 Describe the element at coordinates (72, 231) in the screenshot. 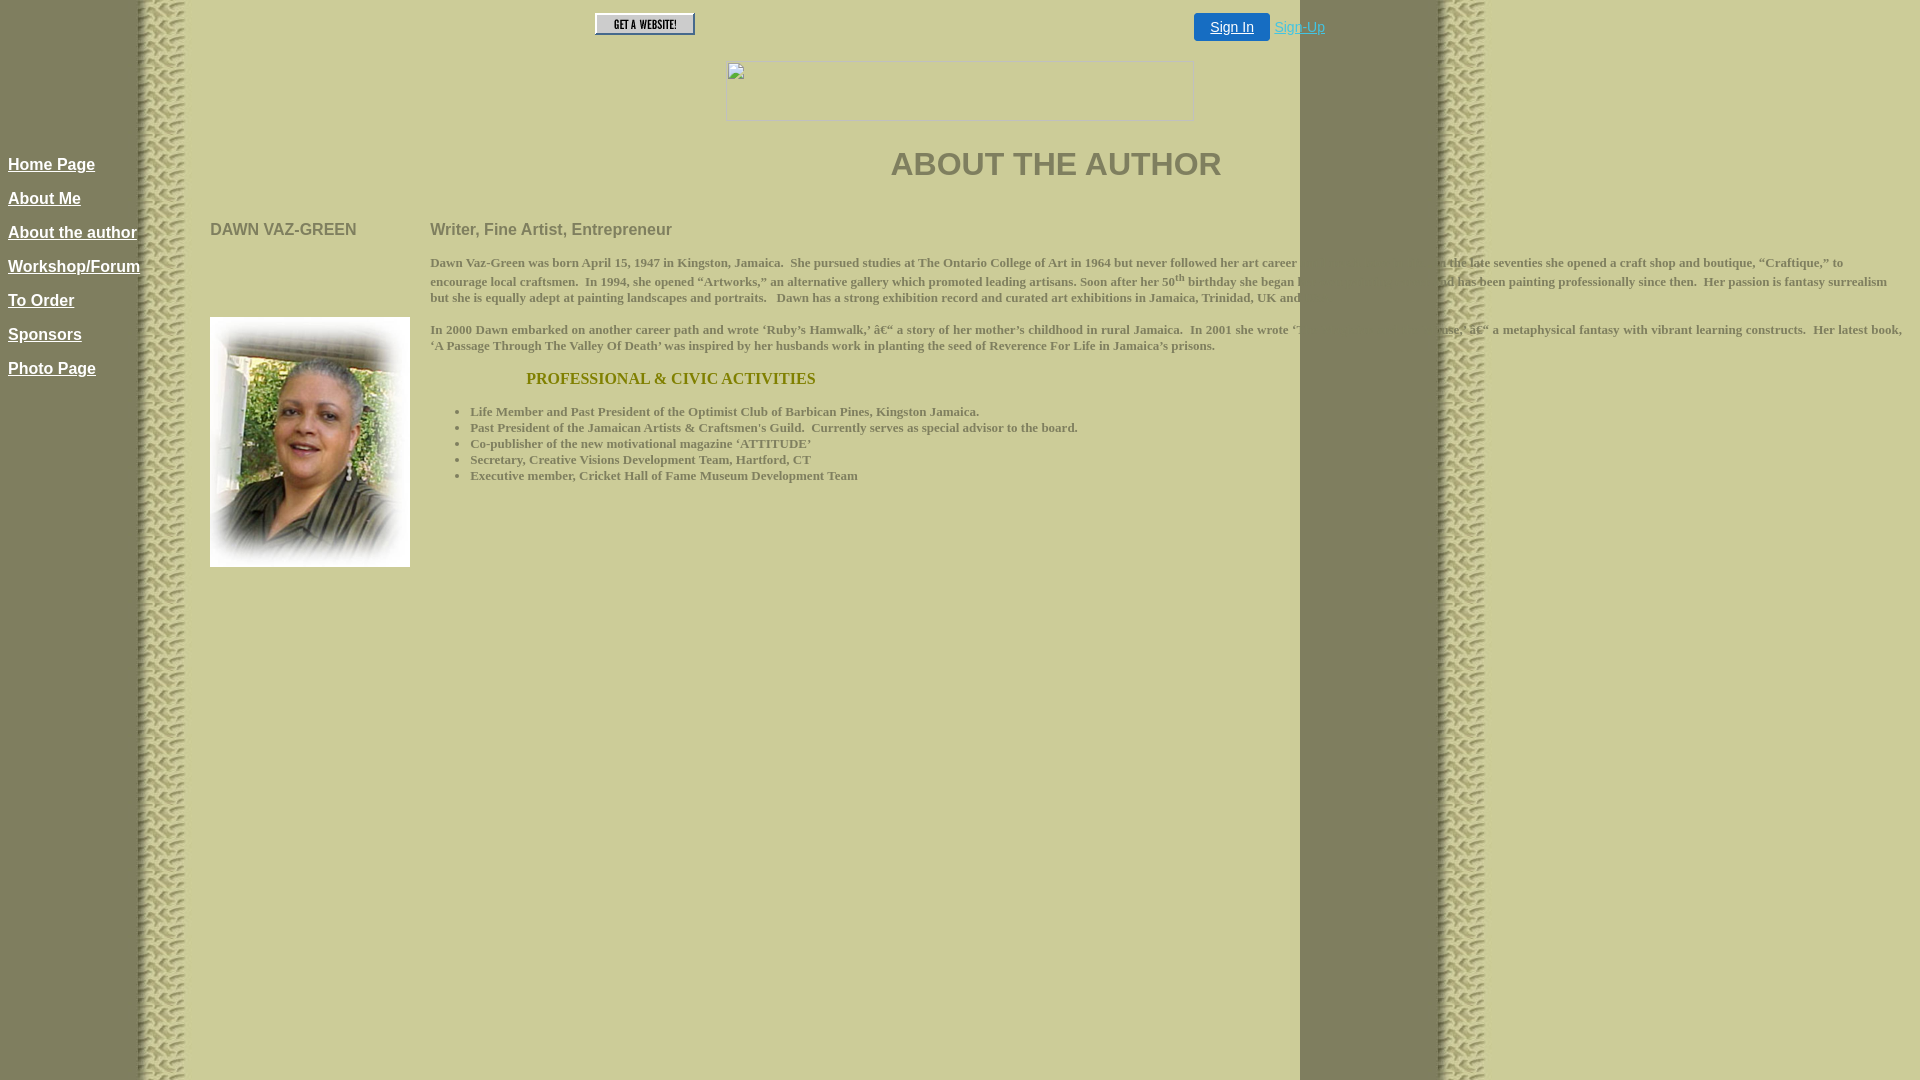

I see `'About the author'` at that location.